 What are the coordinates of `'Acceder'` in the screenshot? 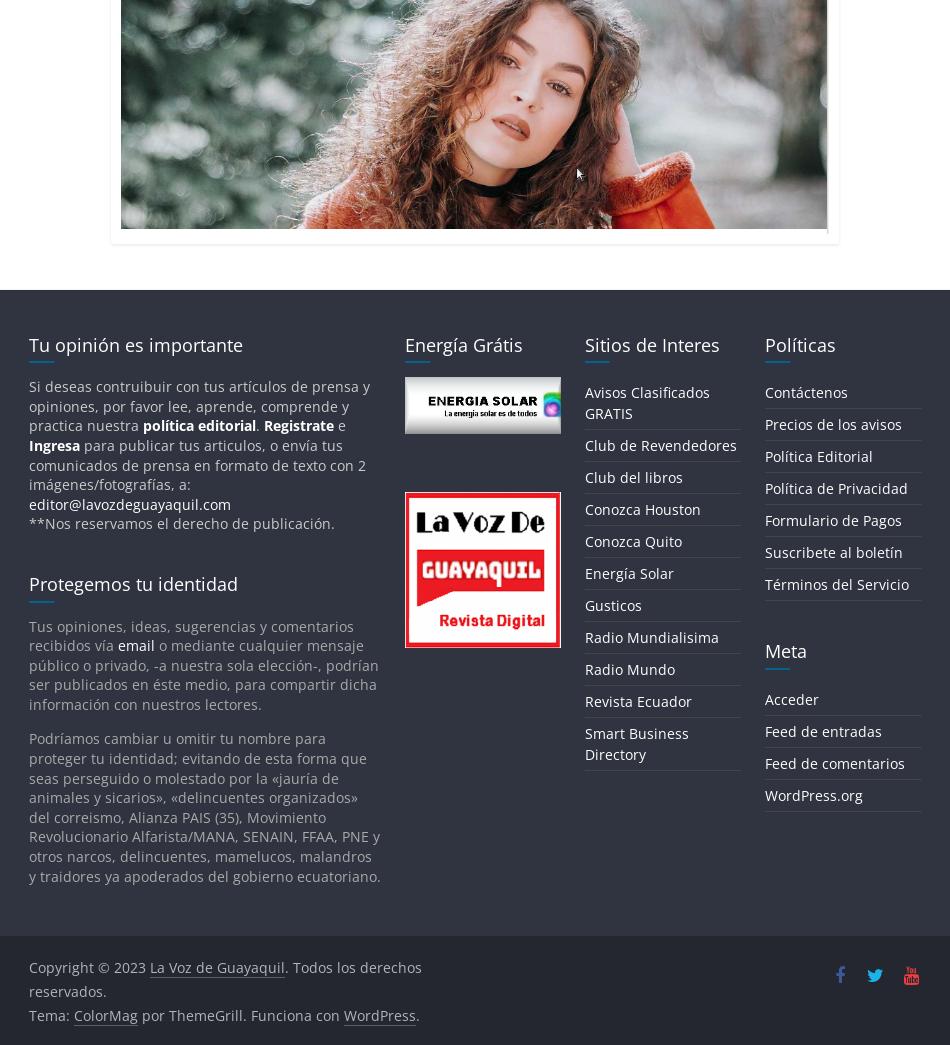 It's located at (789, 697).